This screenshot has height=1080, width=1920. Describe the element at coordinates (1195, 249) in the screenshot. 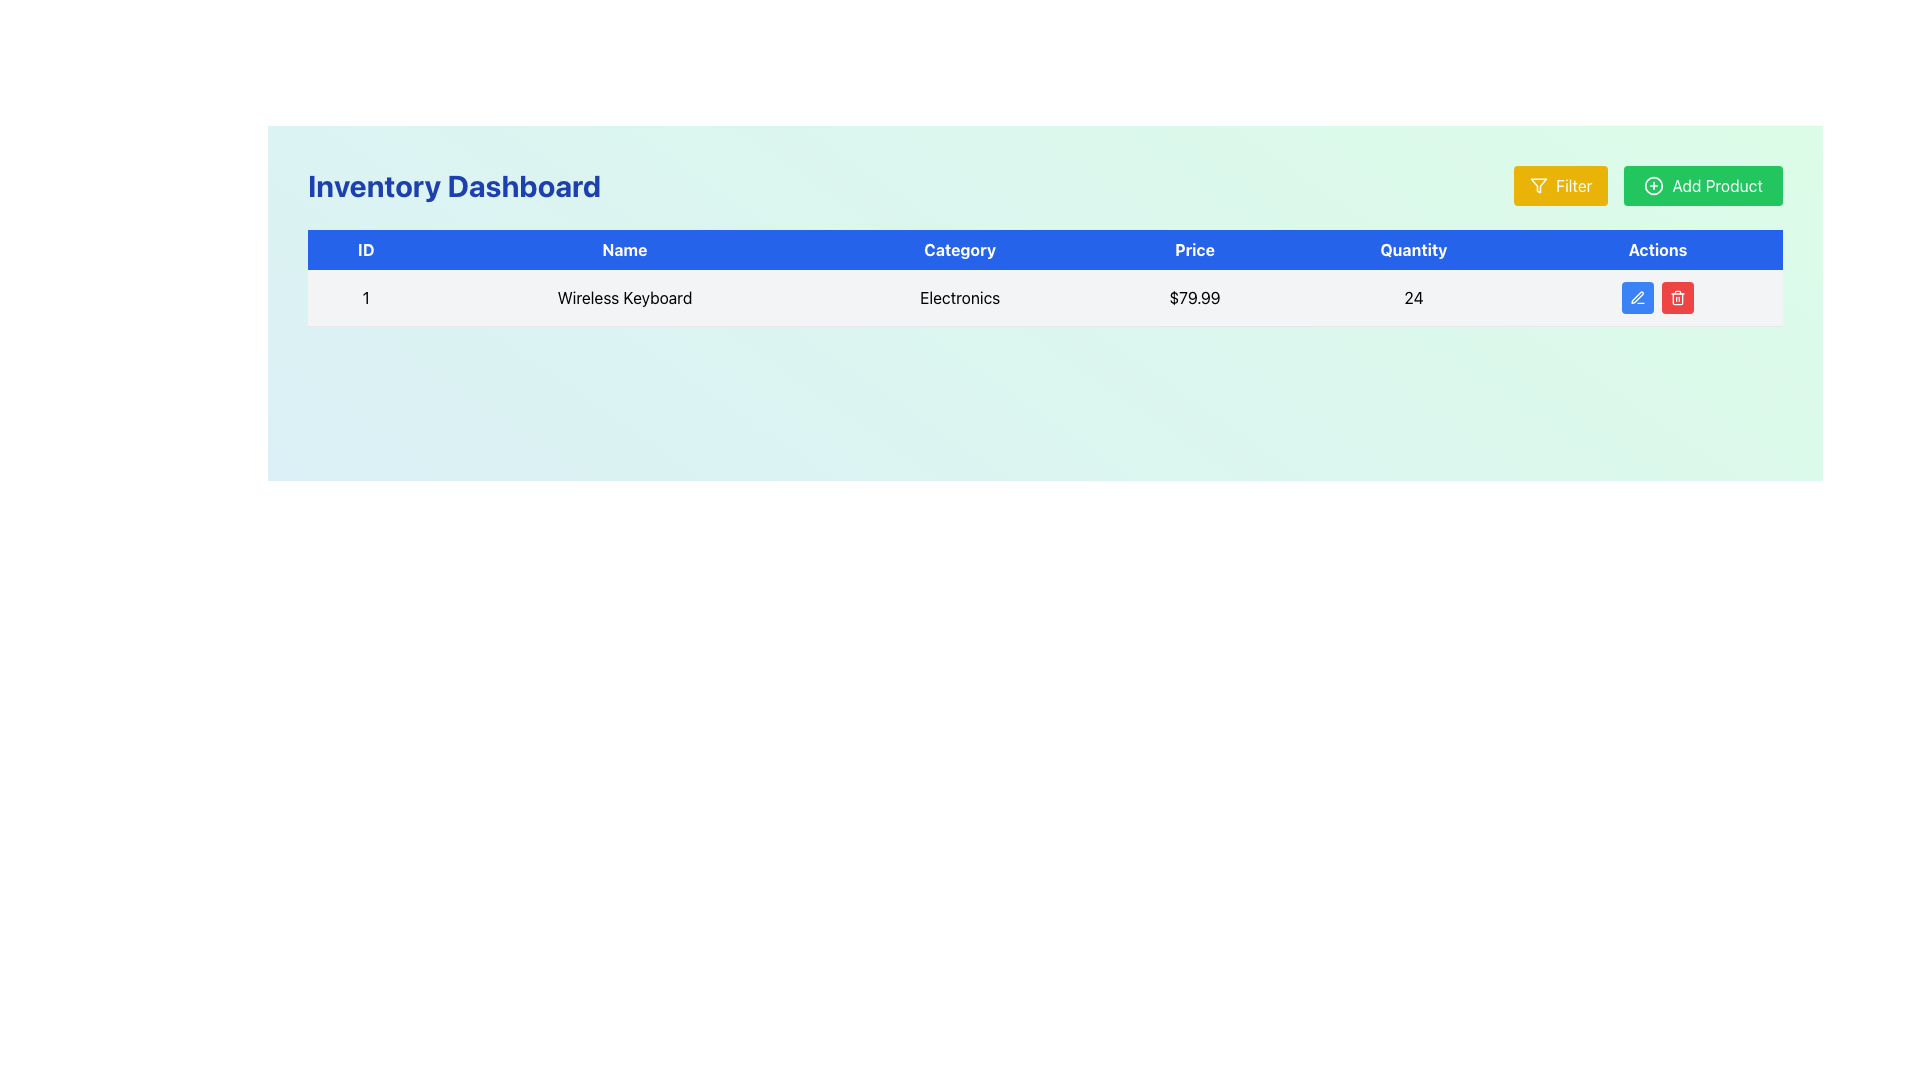

I see `the text label 'Price' which is styled with a bold white font on a blue background, located in the top row of a table, fourth from the left among labels 'ID', 'Name', 'Category', 'Price', 'Quantity', and 'Actions'` at that location.